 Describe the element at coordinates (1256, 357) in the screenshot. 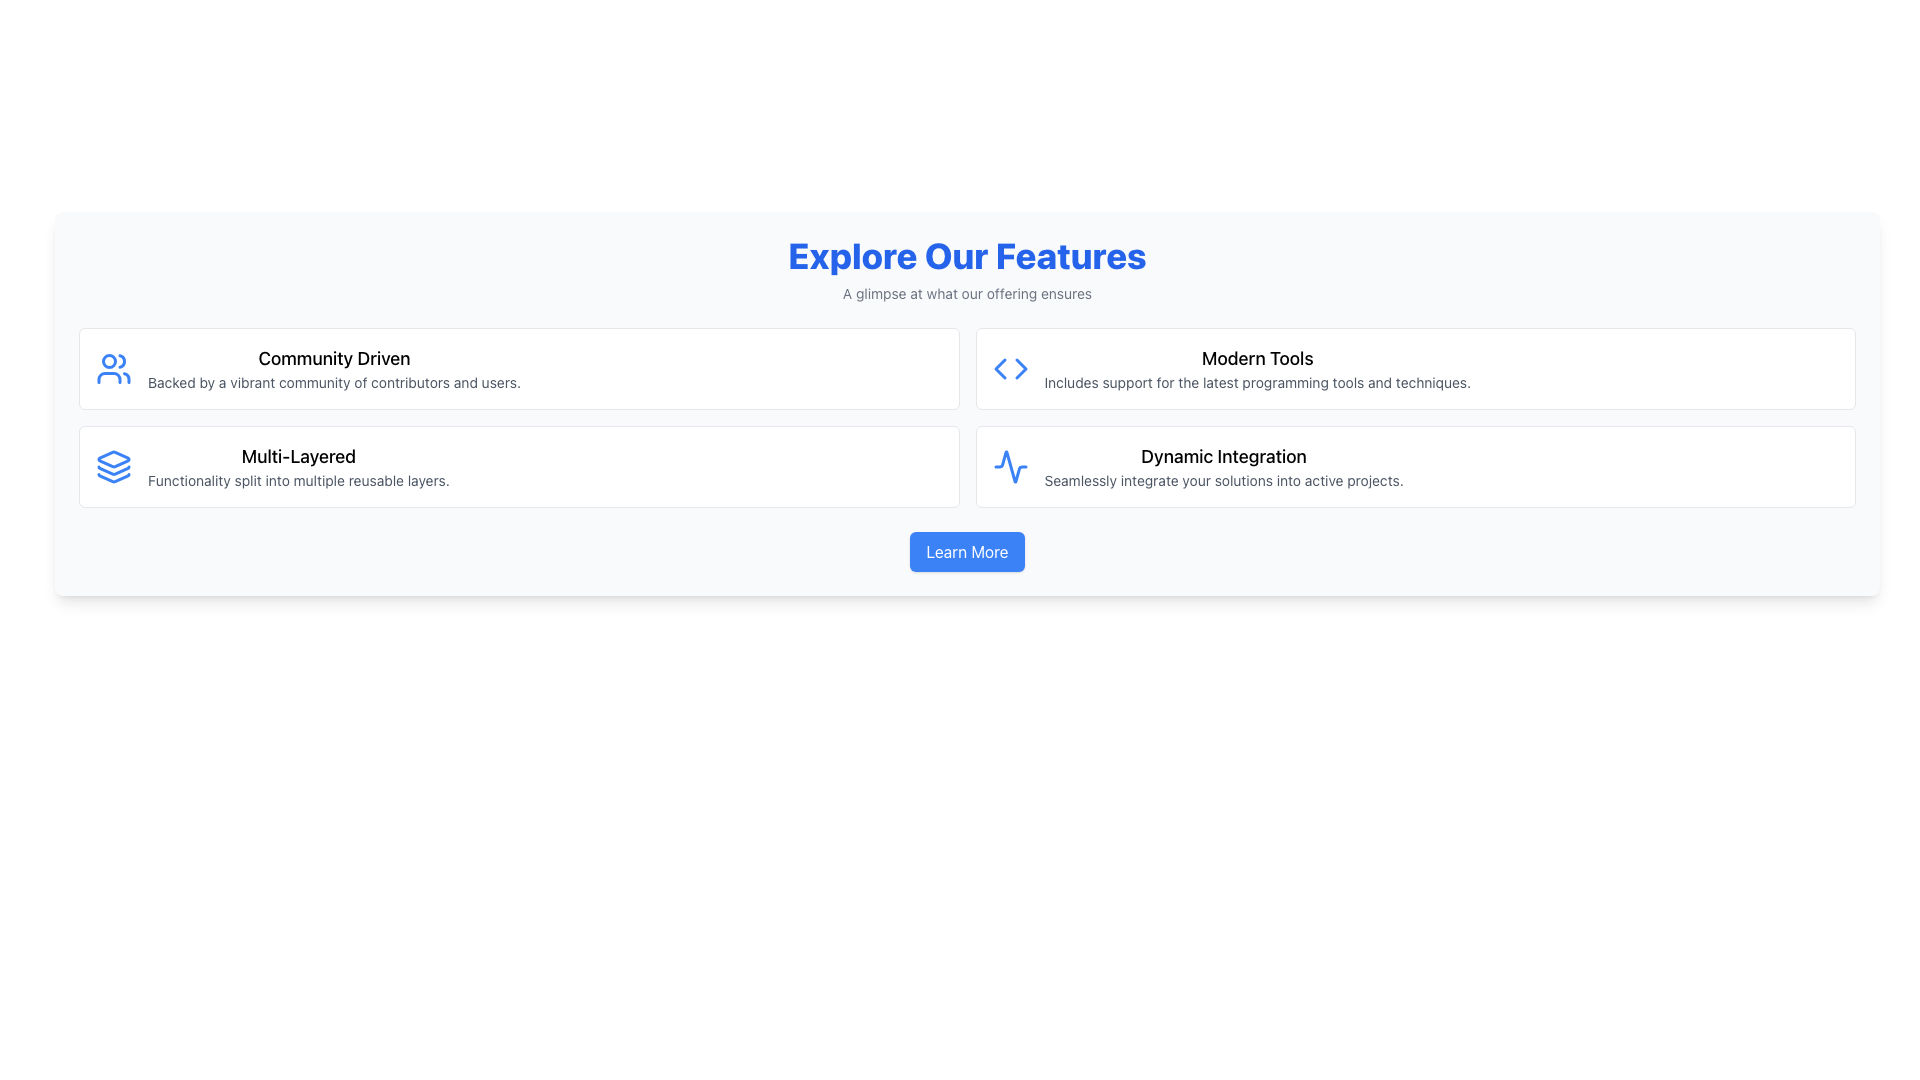

I see `the Text Label that serves as a heading for the feature description, positioned above the text about programming tools` at that location.